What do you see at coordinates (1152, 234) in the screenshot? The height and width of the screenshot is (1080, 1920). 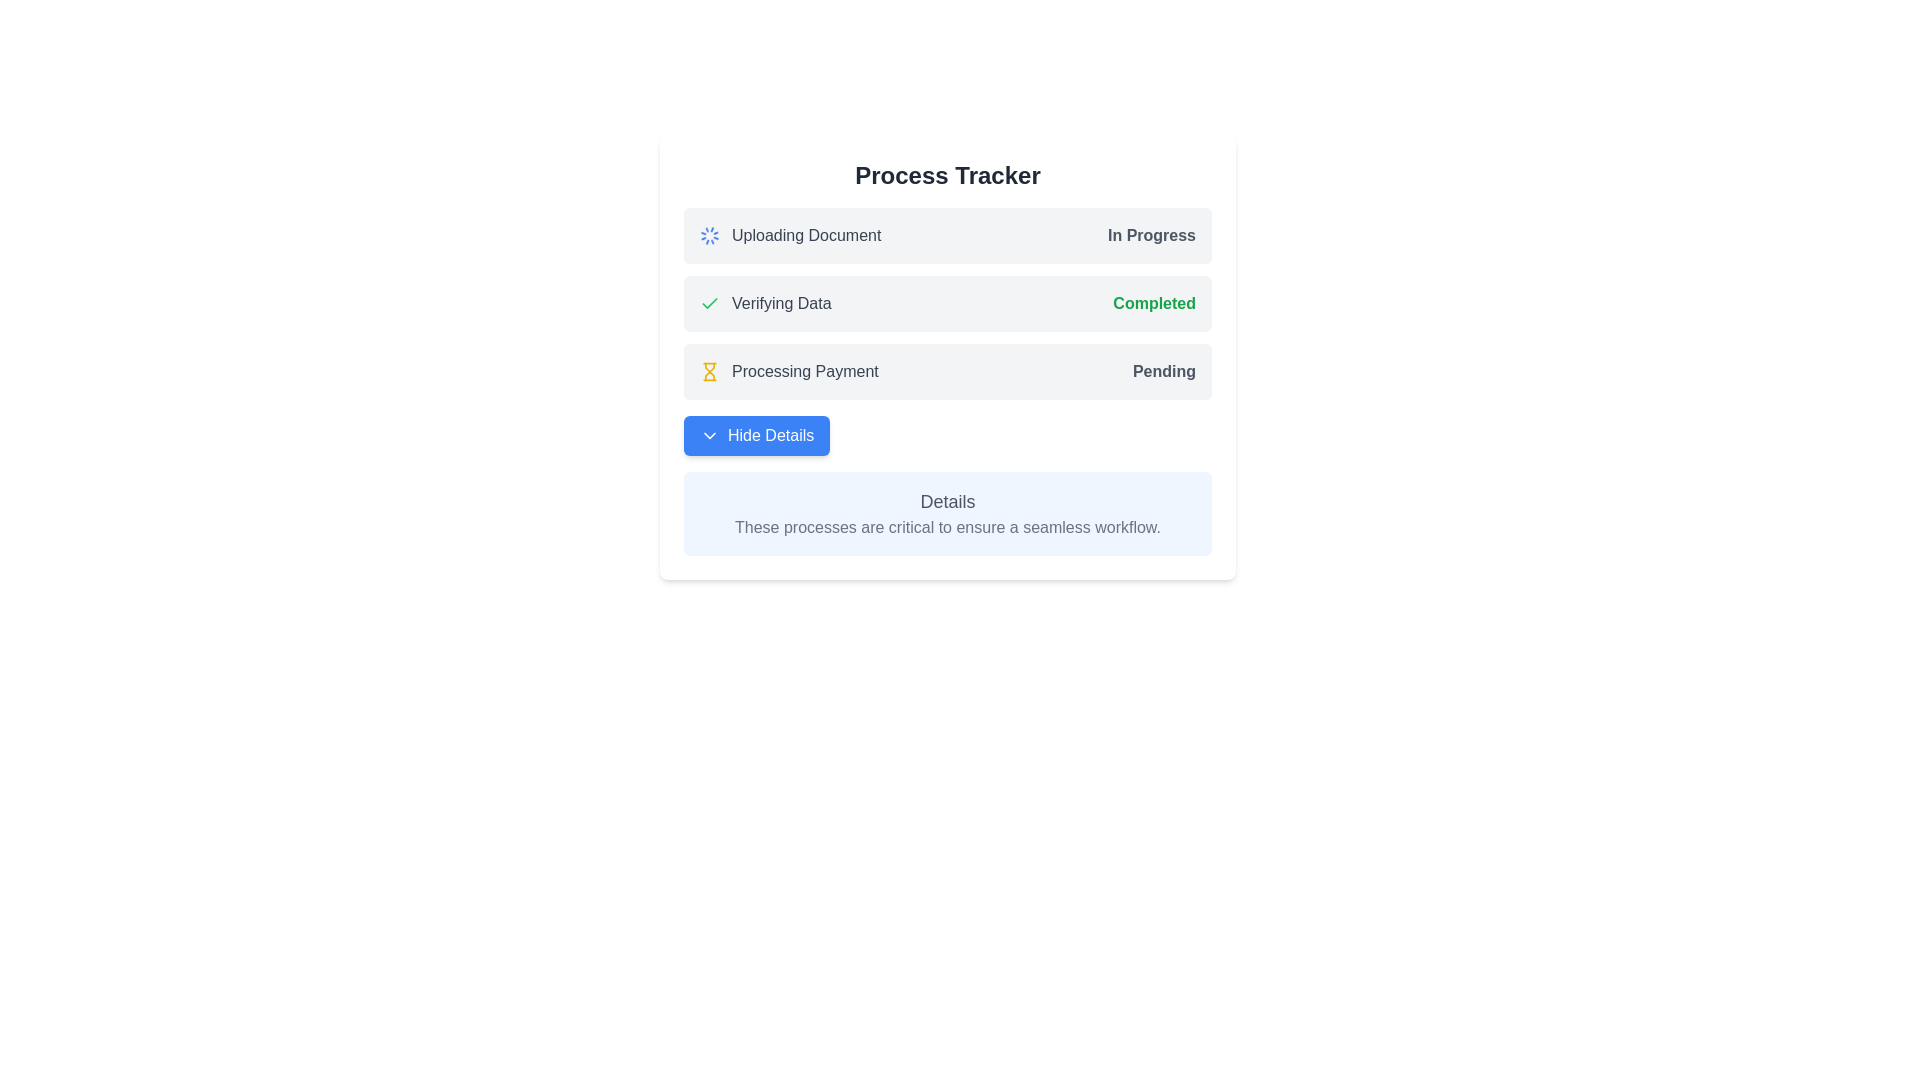 I see `the text label displaying the status 'In Progress' located on the right side of the 'Uploading Document' row` at bounding box center [1152, 234].